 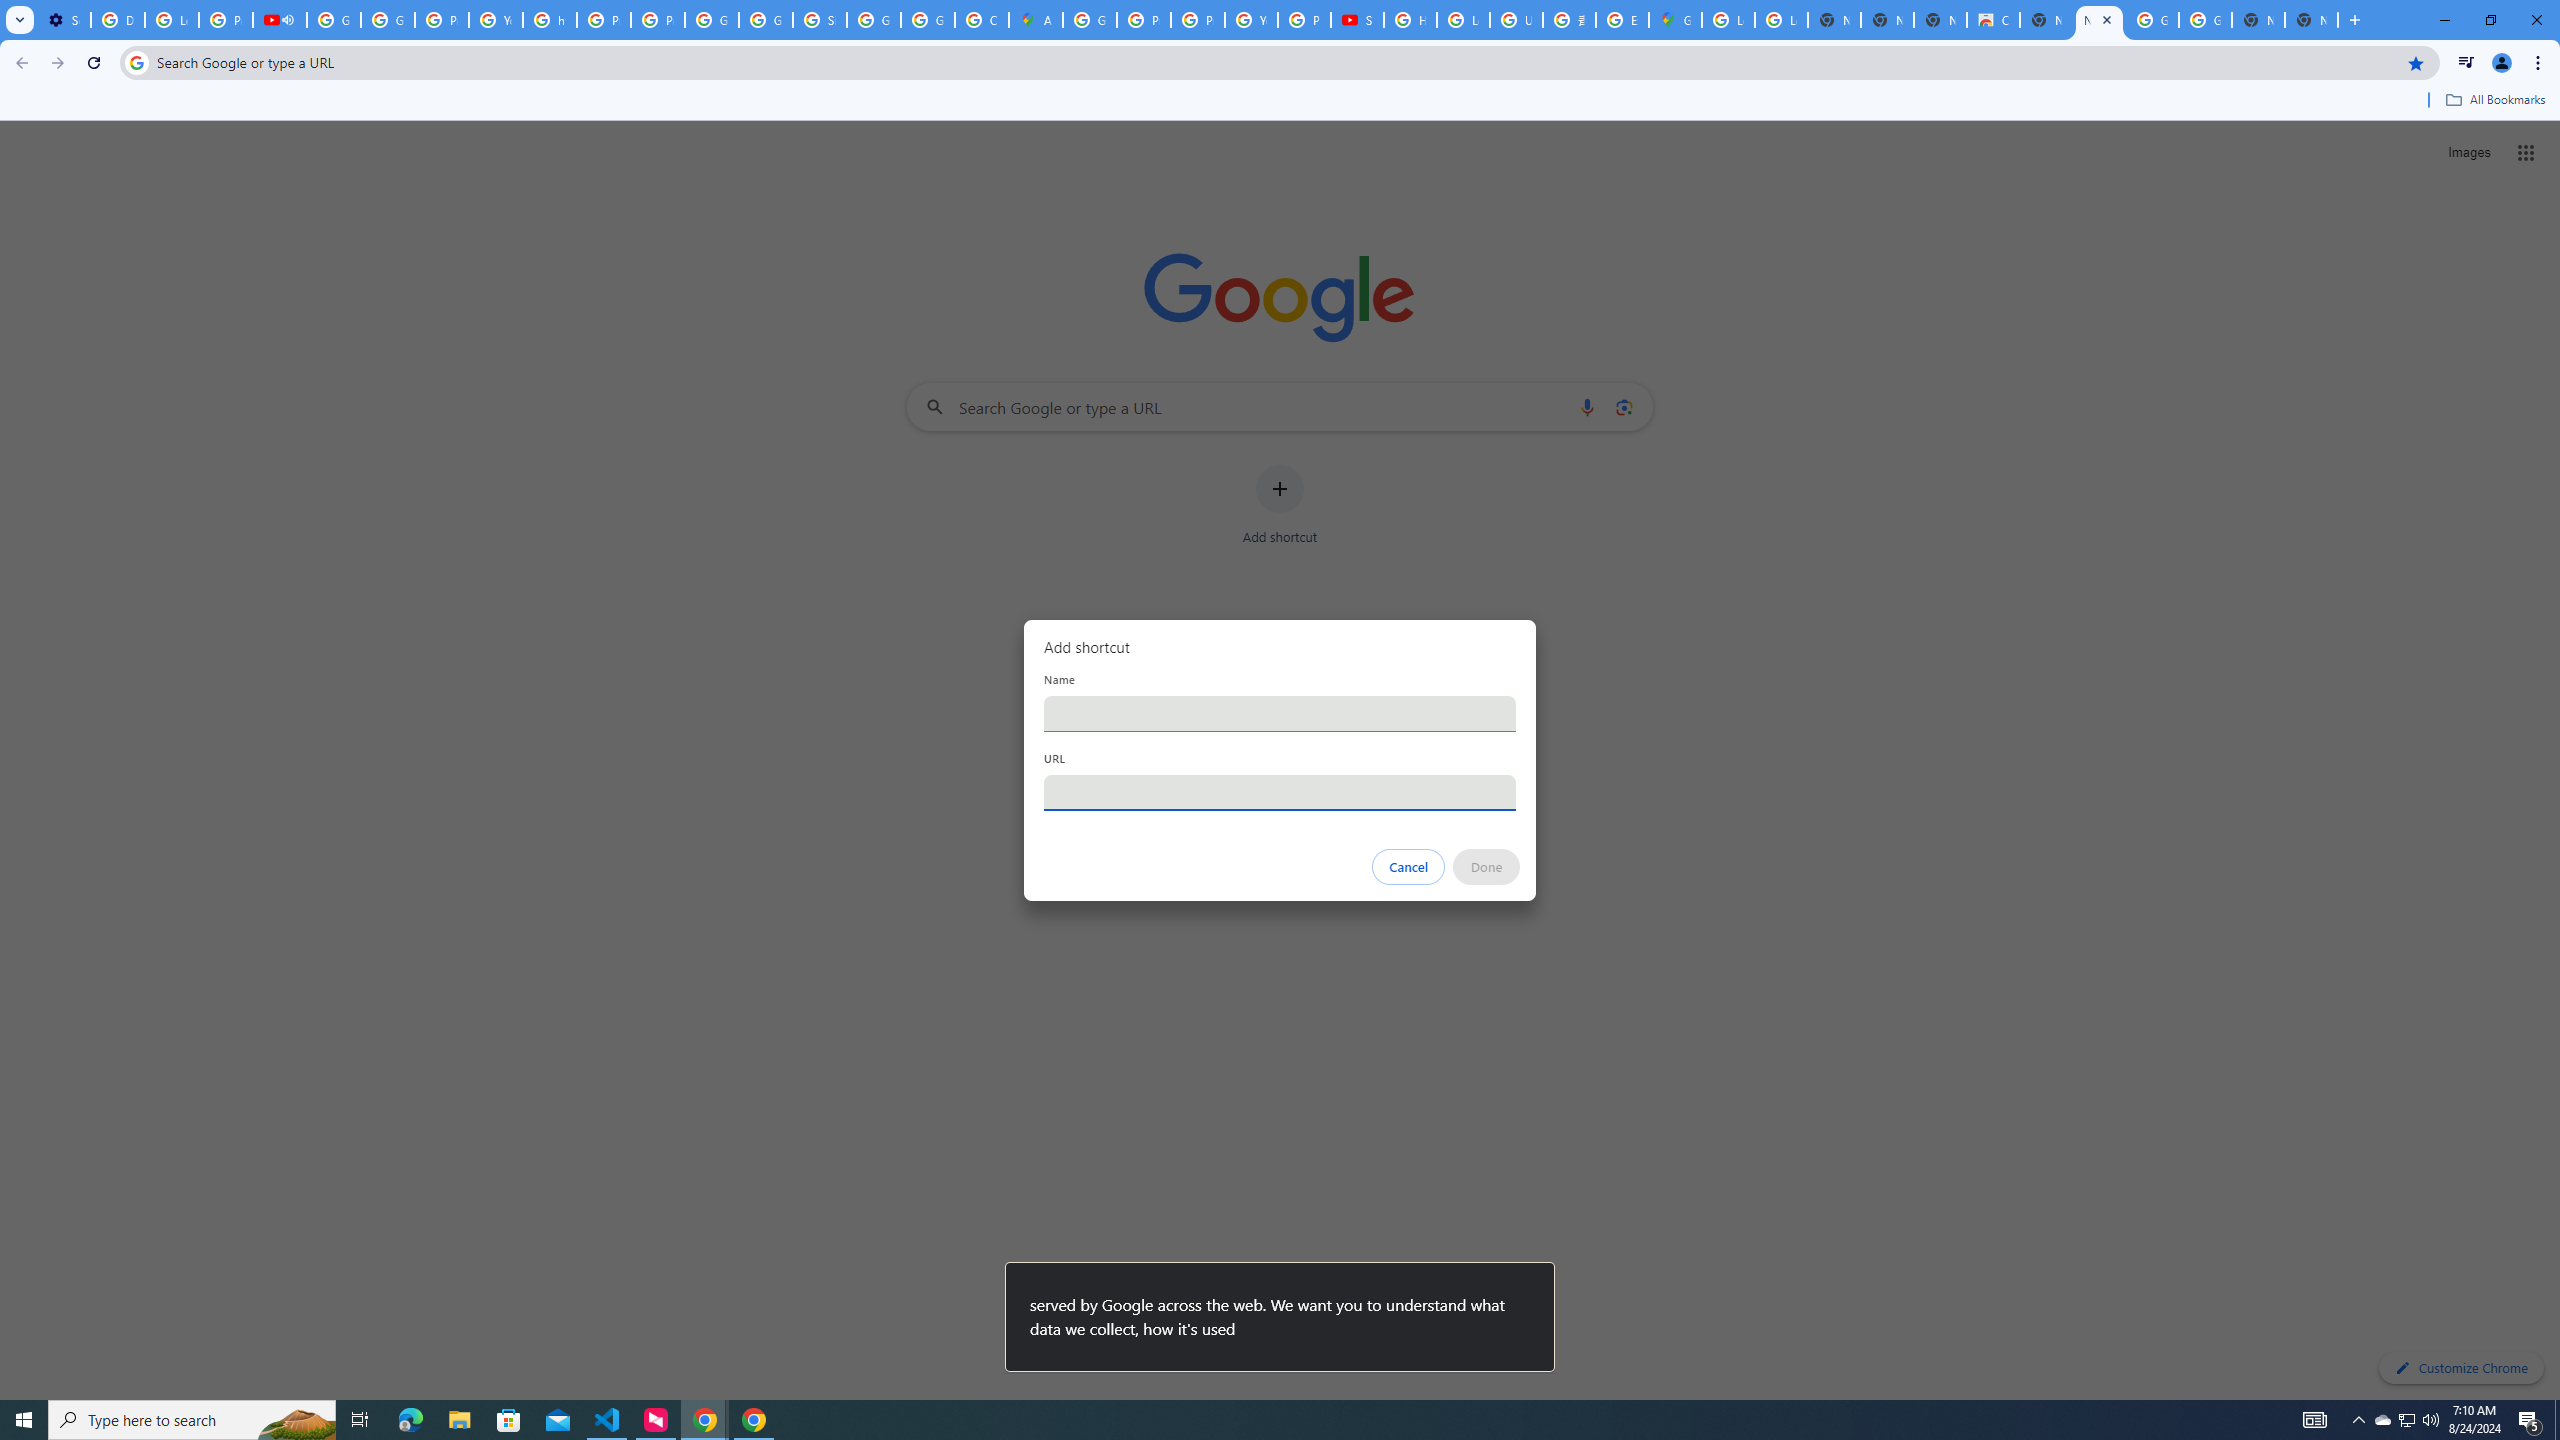 What do you see at coordinates (288, 19) in the screenshot?
I see `'Mute tab'` at bounding box center [288, 19].